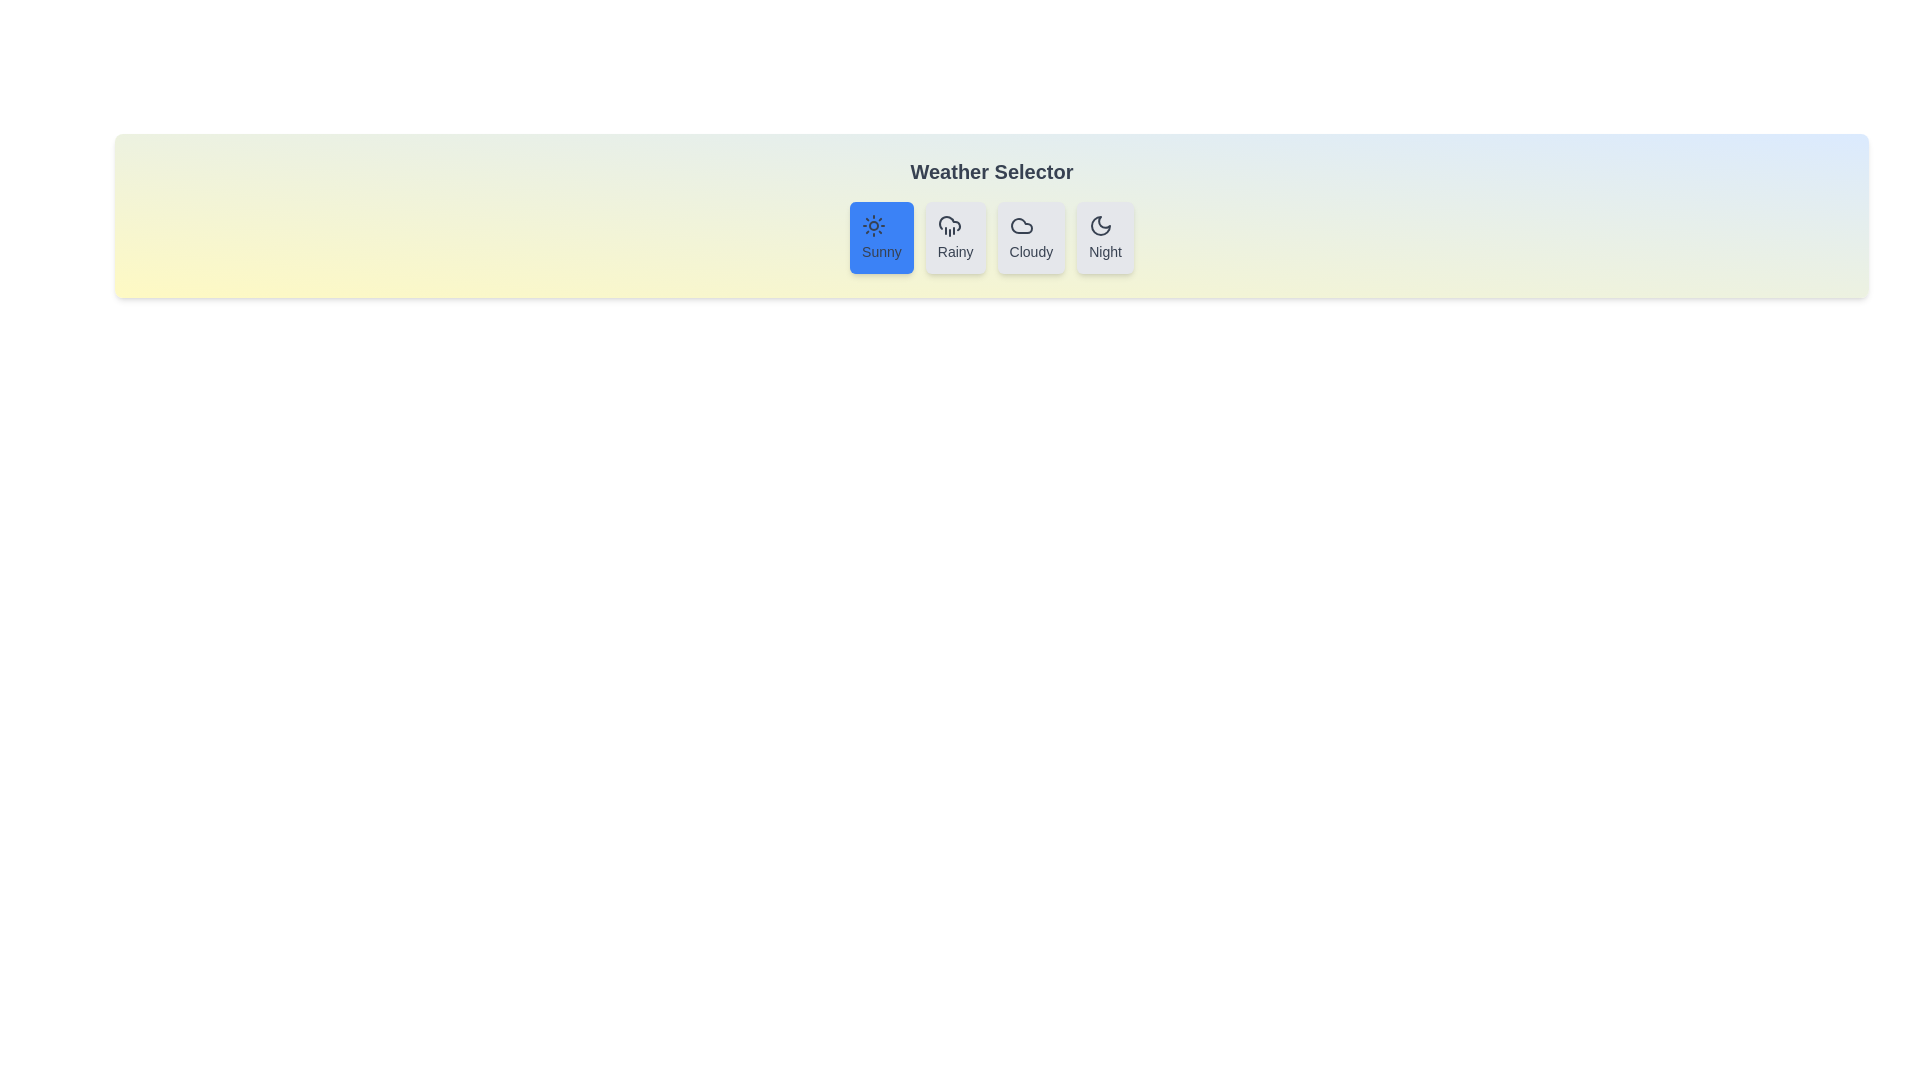  I want to click on the button corresponding to the weather option Cloudy, so click(1031, 237).